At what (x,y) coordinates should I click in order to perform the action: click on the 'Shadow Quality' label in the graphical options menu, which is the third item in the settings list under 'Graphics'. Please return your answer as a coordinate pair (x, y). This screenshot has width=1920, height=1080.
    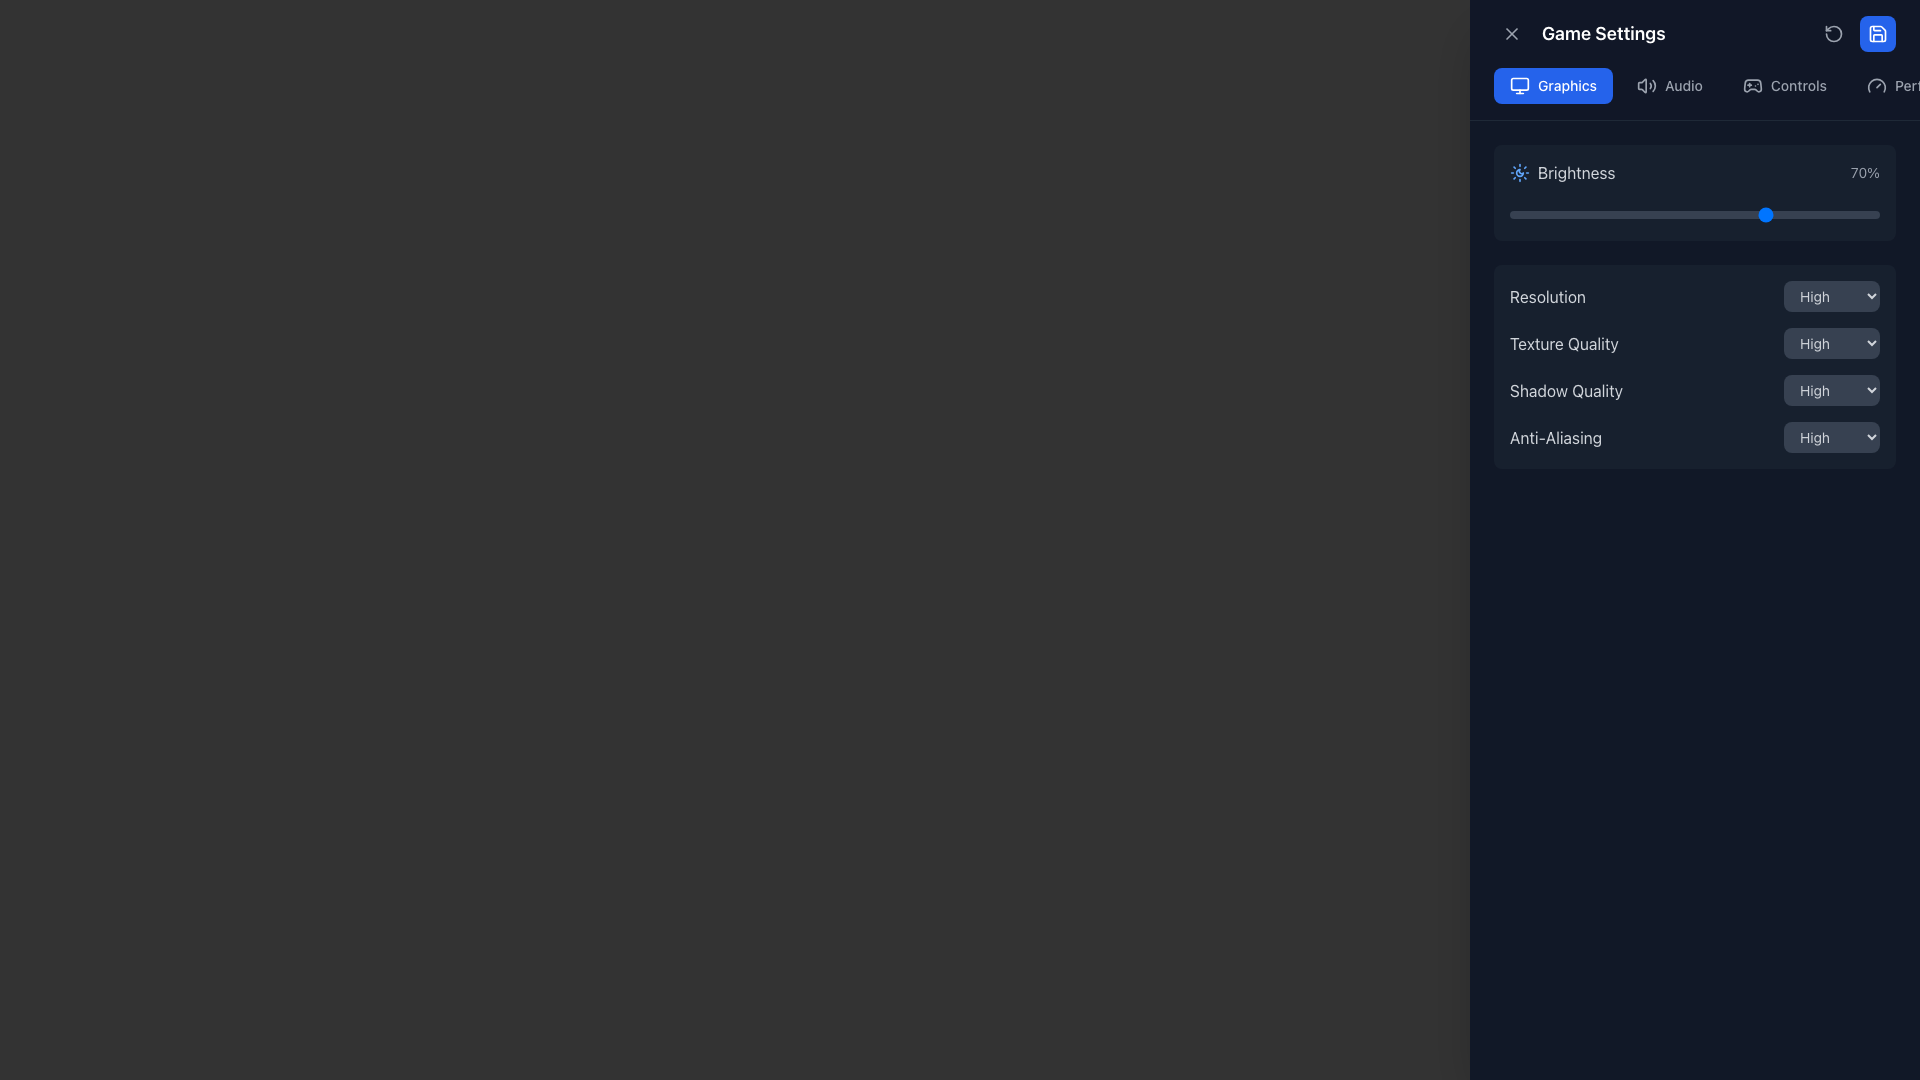
    Looking at the image, I should click on (1565, 390).